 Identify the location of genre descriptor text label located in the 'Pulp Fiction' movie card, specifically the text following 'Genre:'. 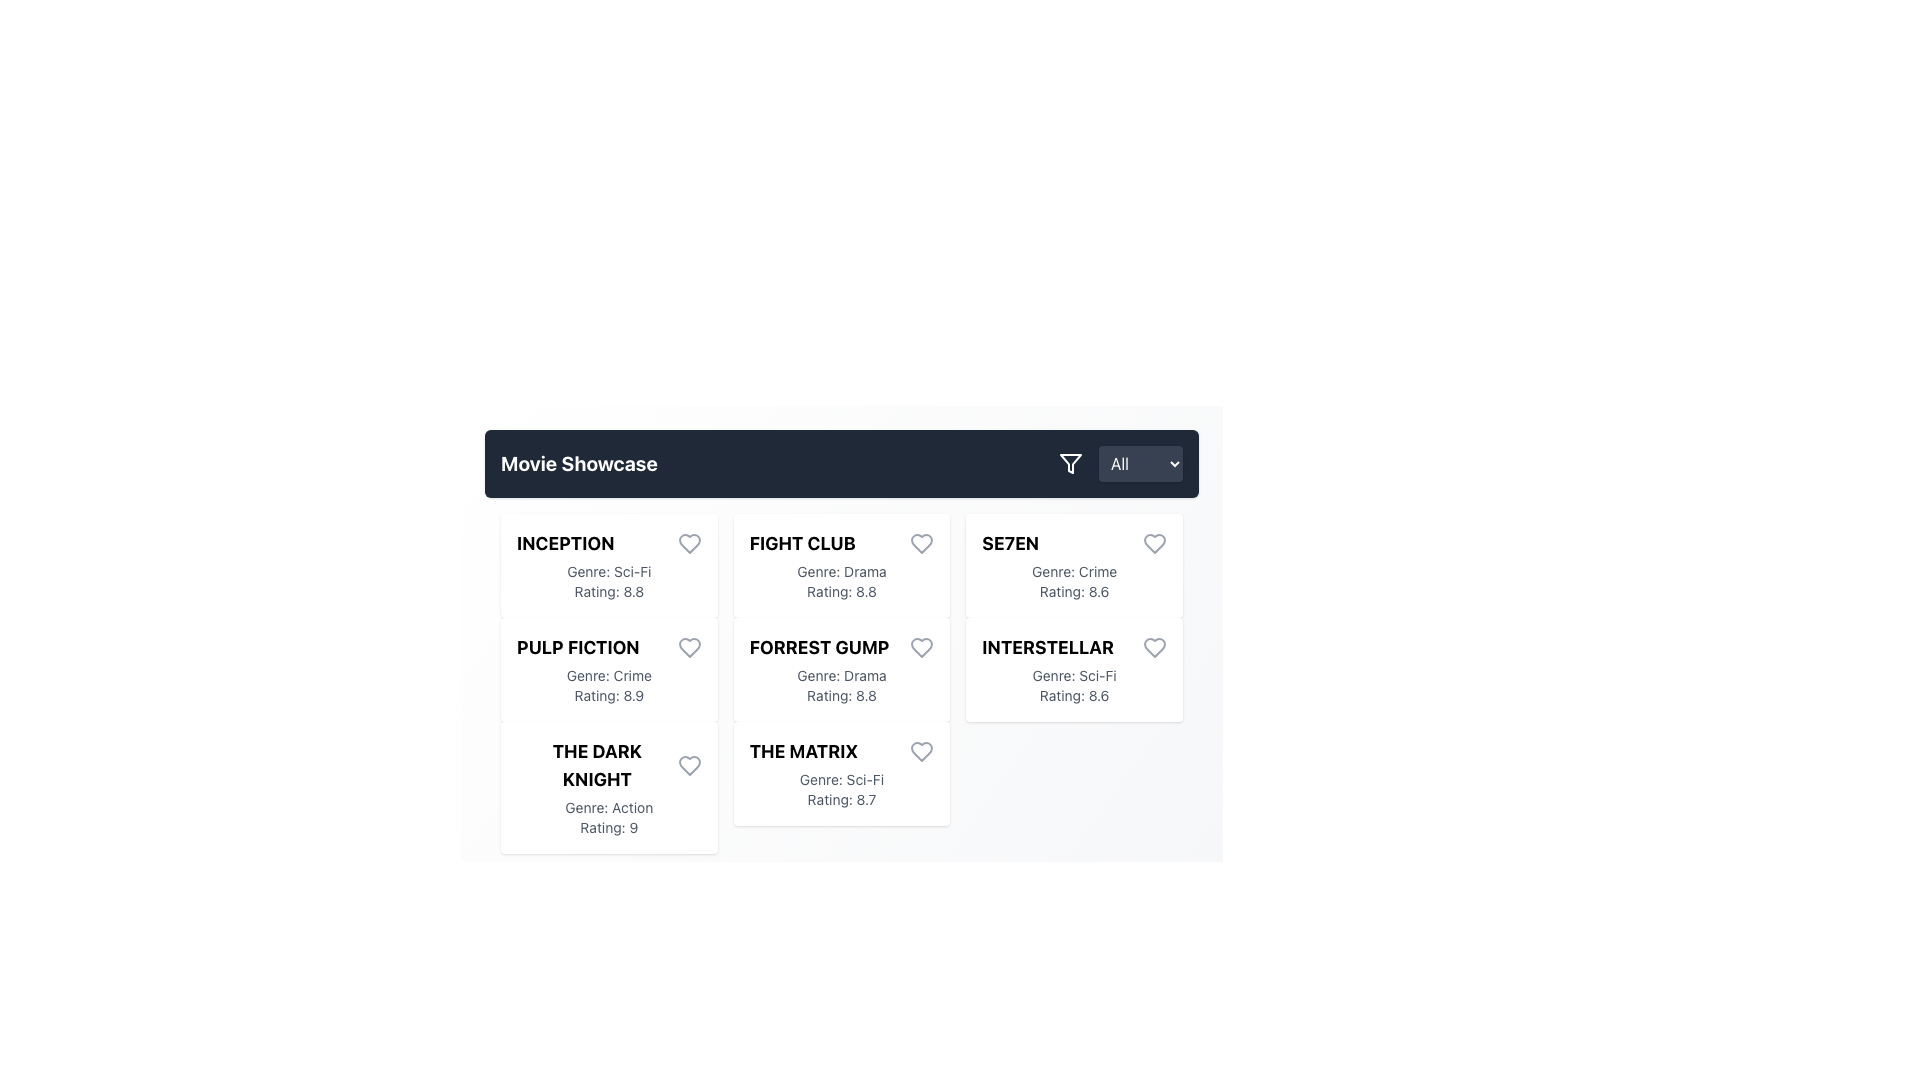
(631, 675).